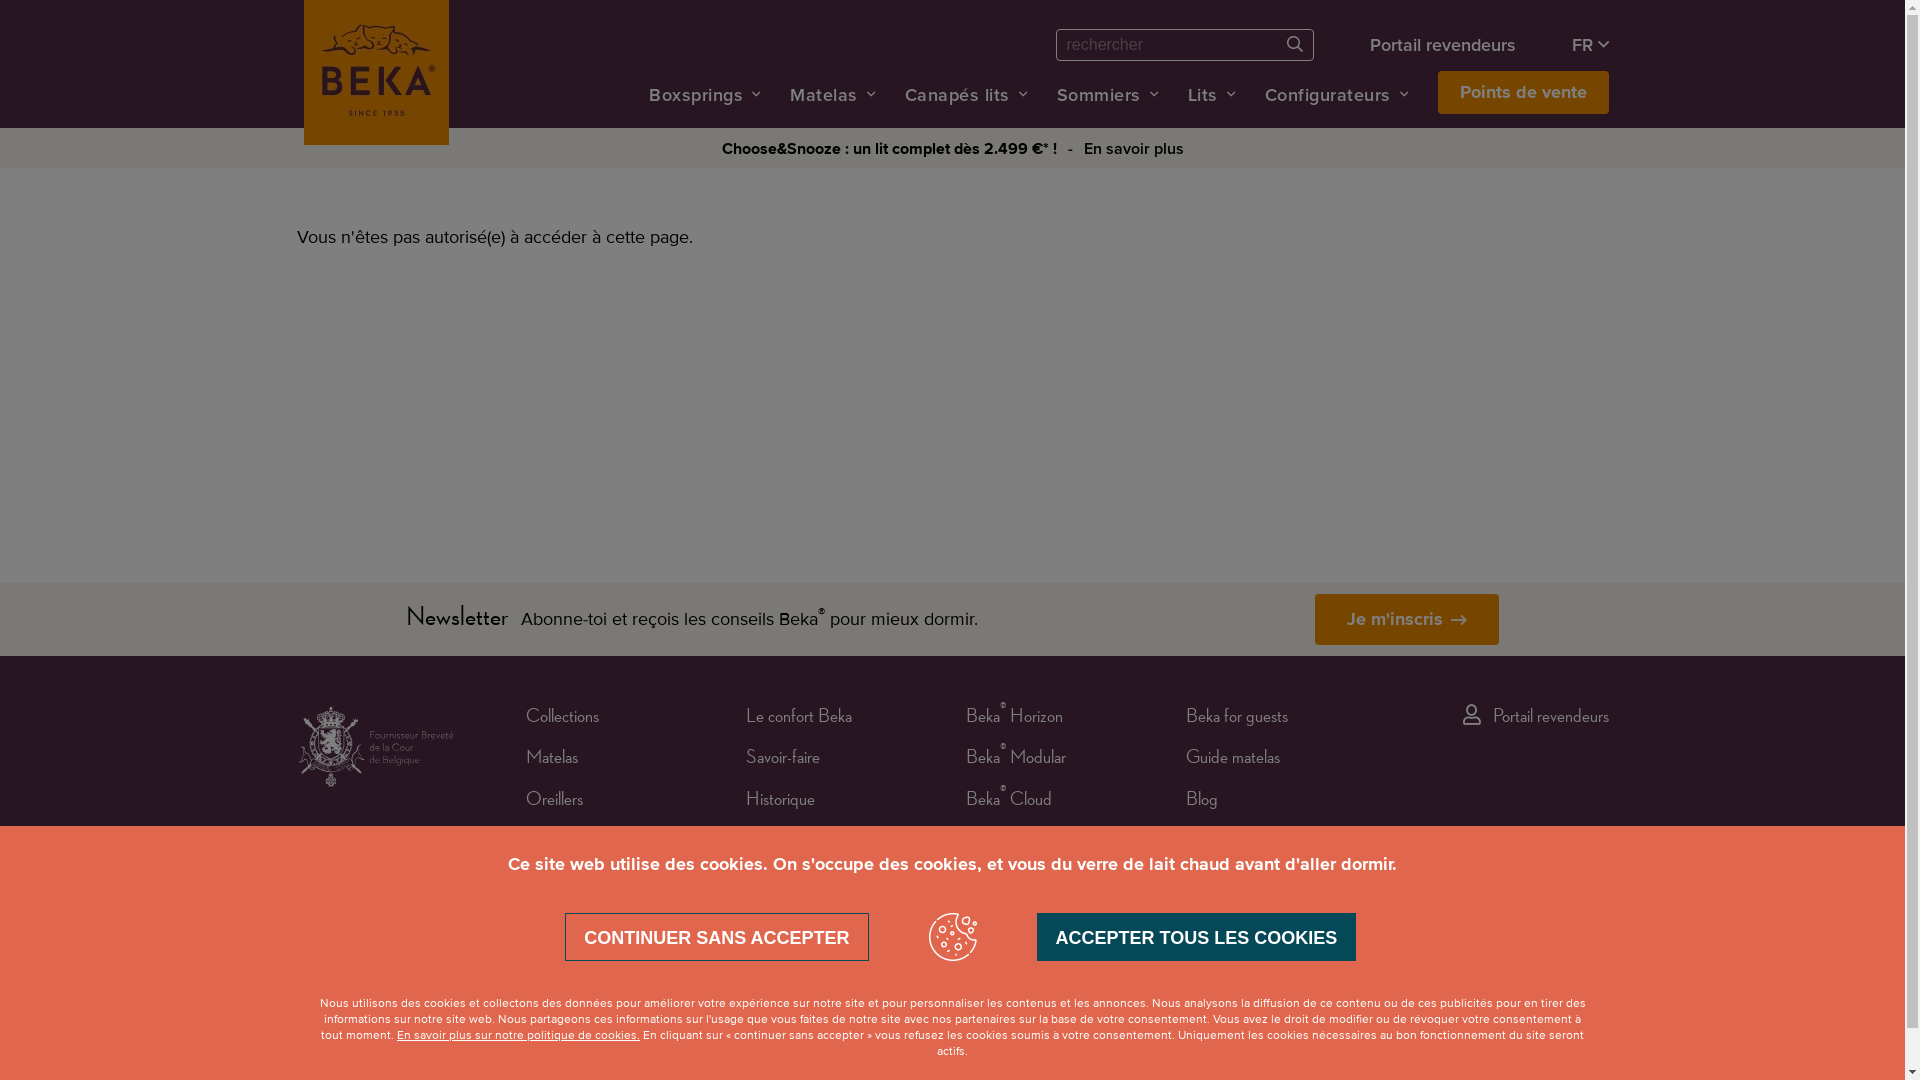 This screenshot has width=1920, height=1080. Describe the element at coordinates (1232, 760) in the screenshot. I see `'Guide matelas'` at that location.